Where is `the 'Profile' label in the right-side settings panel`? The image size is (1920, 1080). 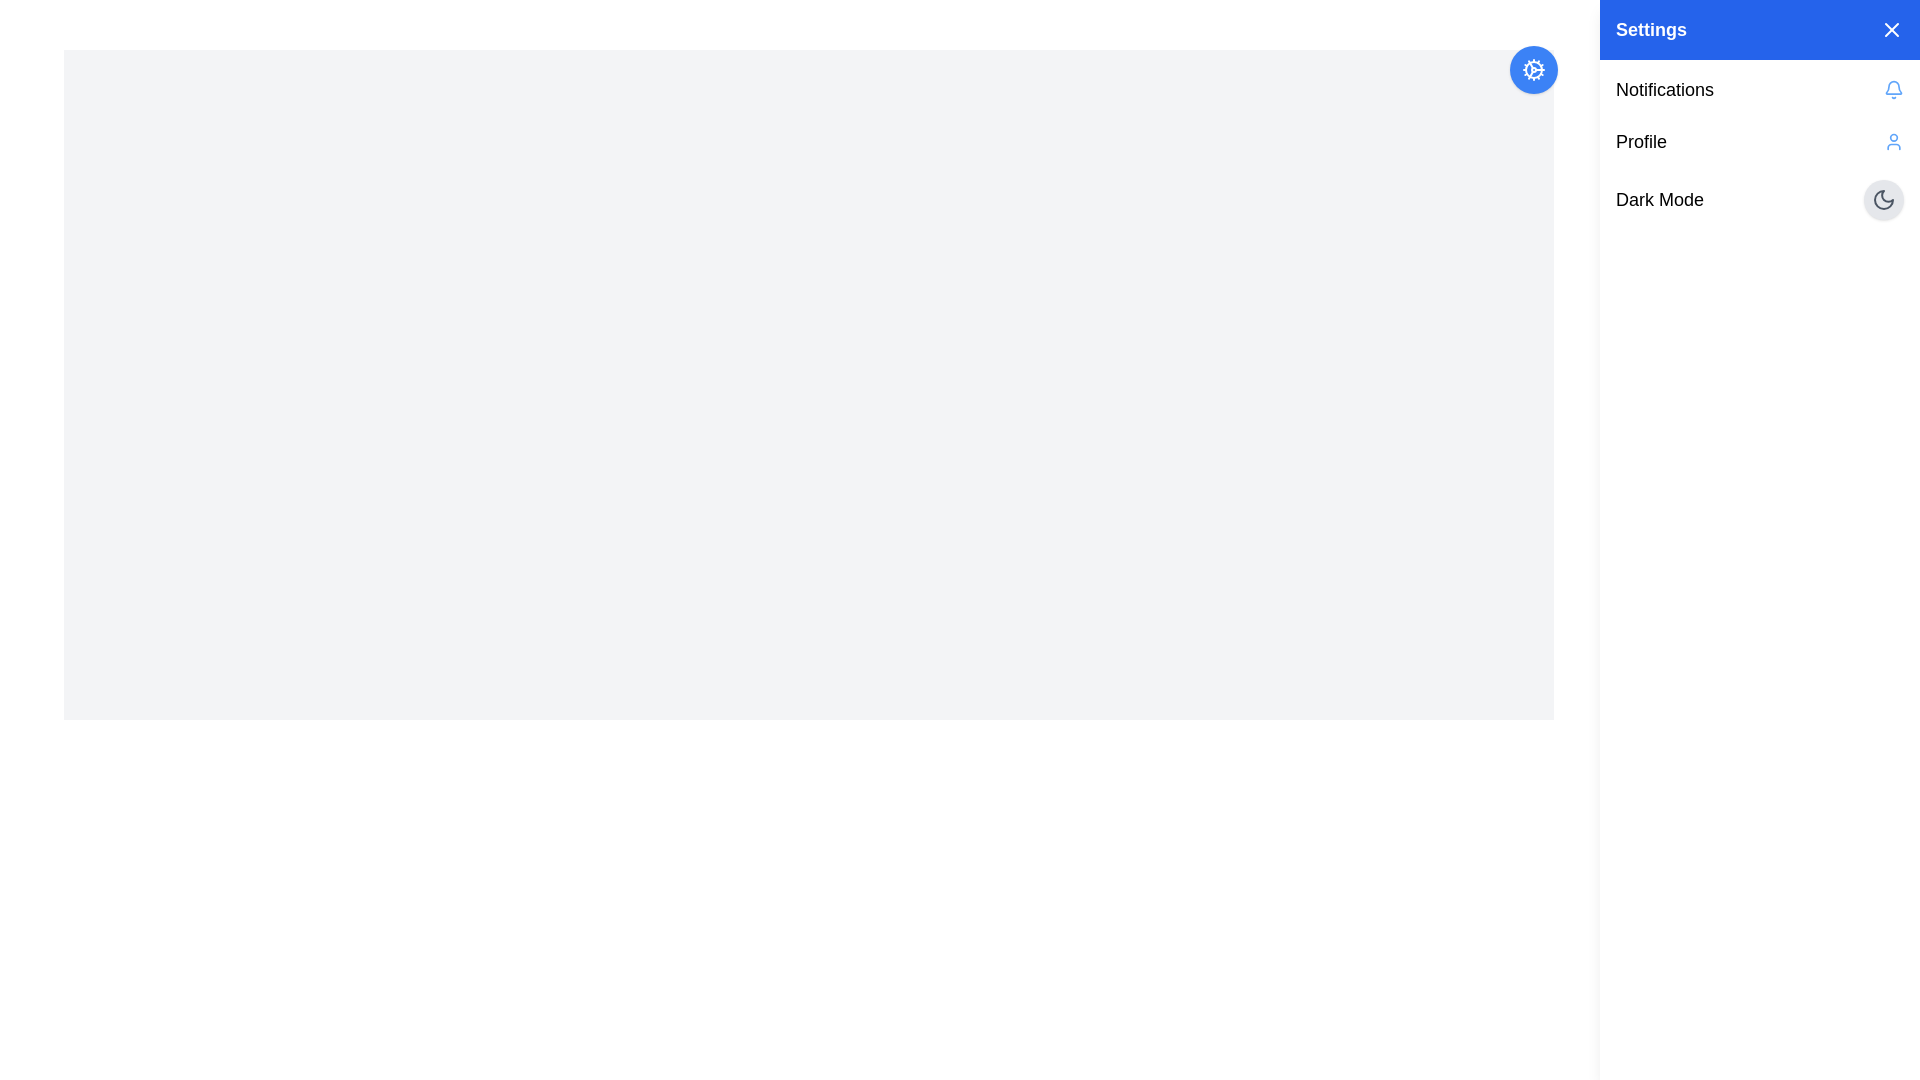 the 'Profile' label in the right-side settings panel is located at coordinates (1641, 141).